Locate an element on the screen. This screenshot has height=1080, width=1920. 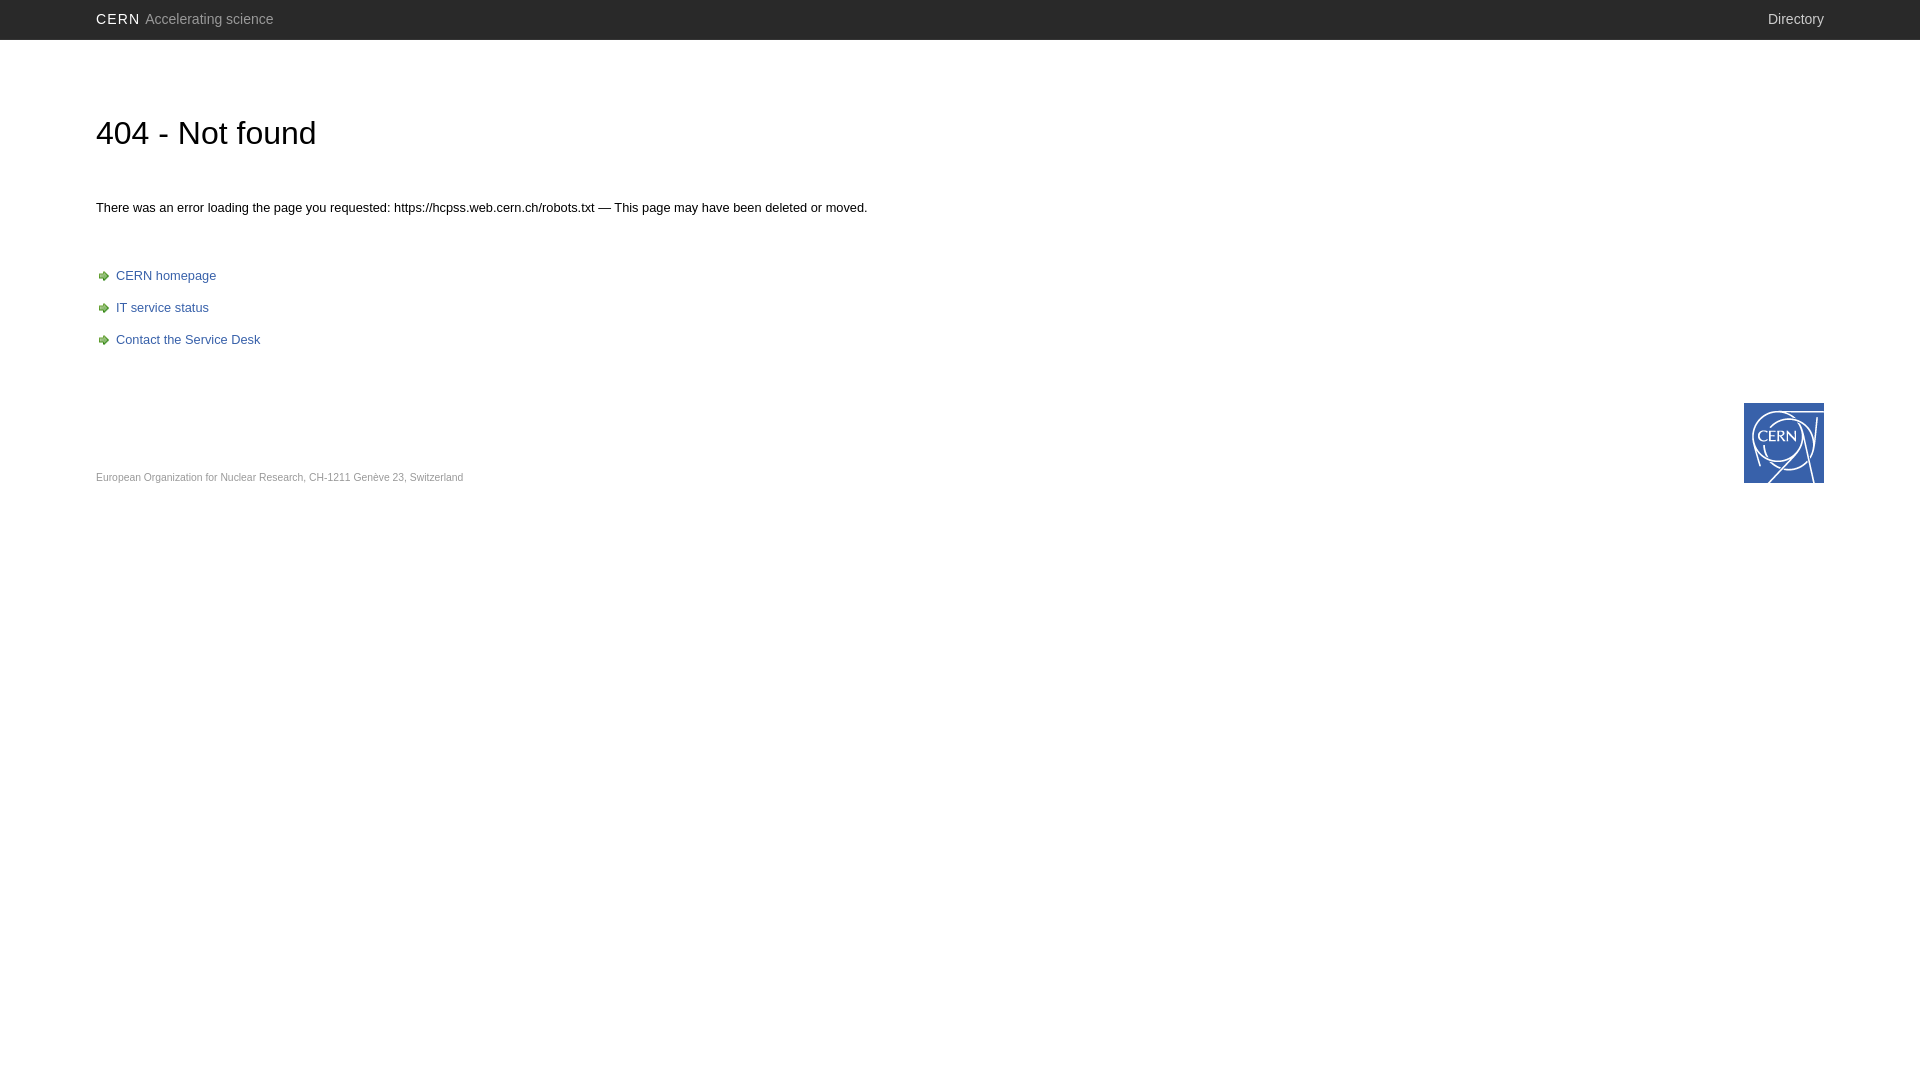
'Contact the Service Desk' is located at coordinates (177, 338).